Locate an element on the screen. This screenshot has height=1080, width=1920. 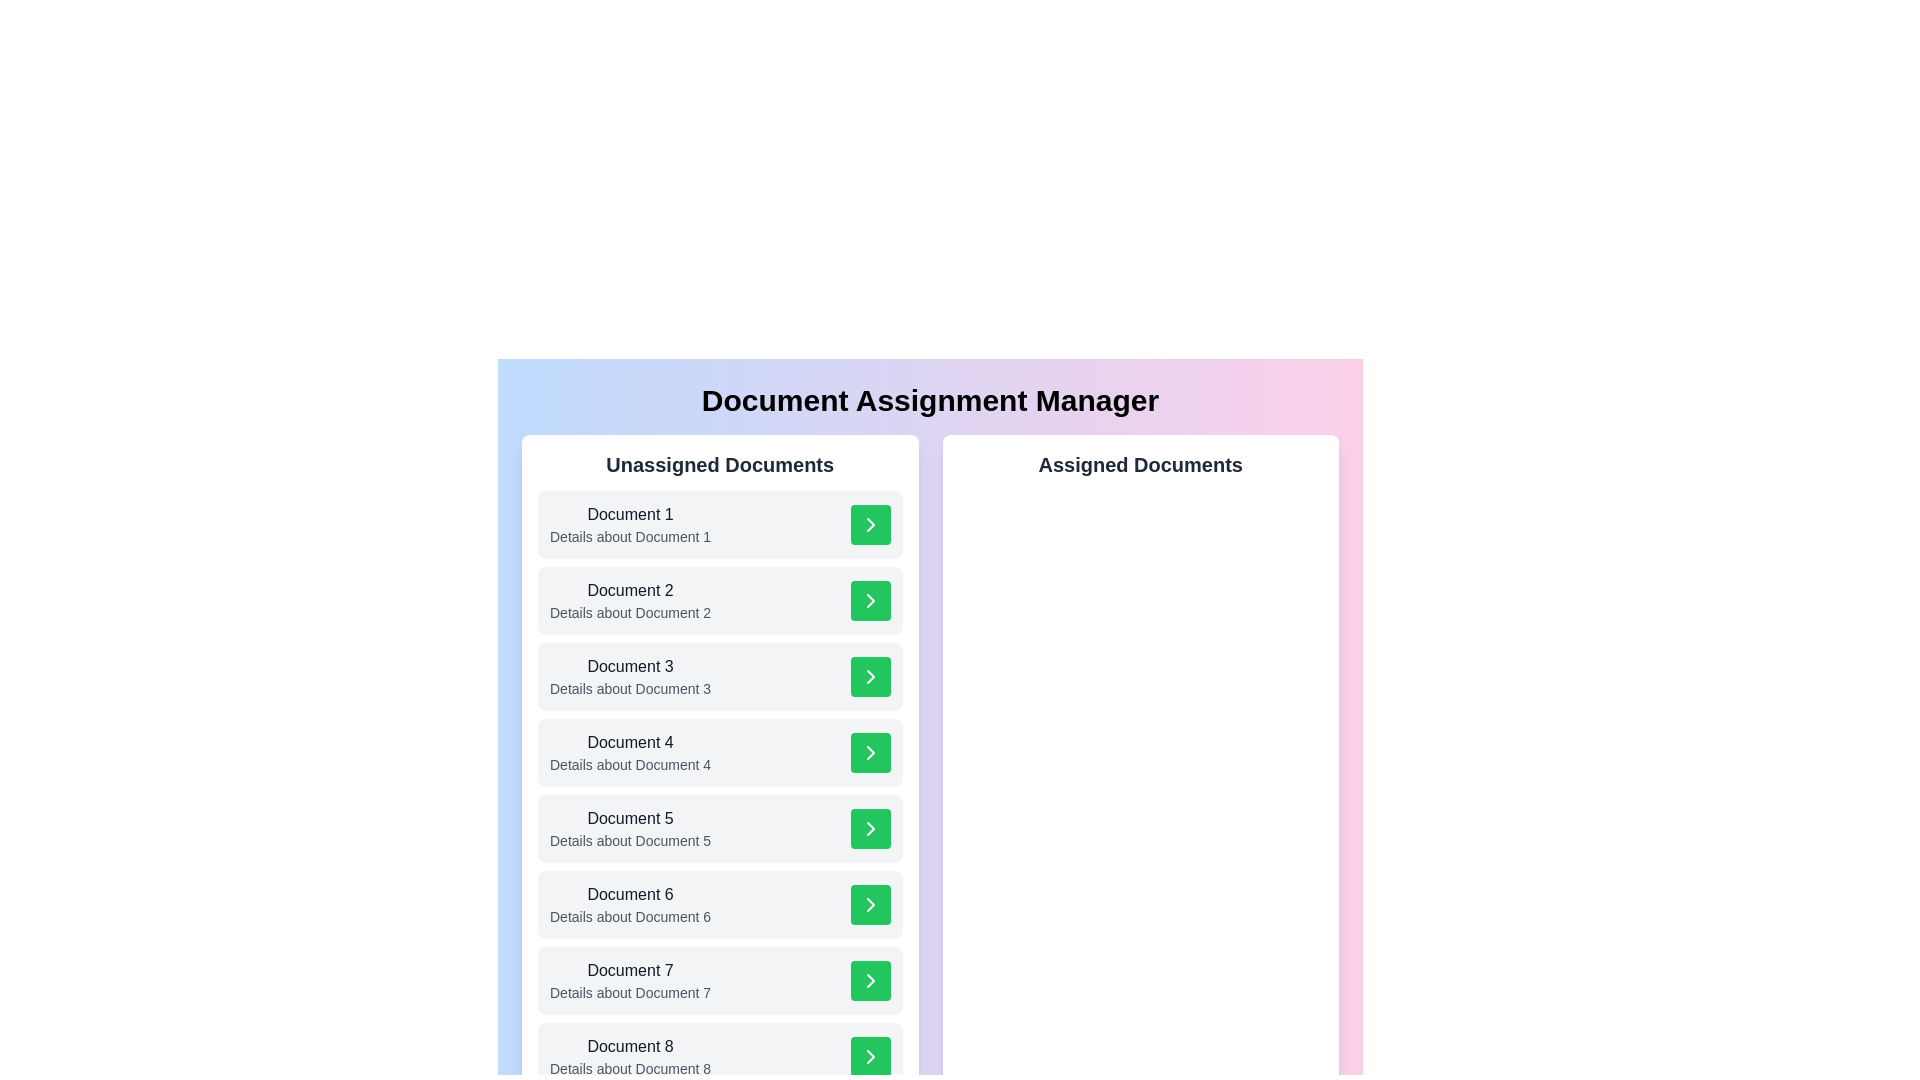
the green rectangular button with rounded corners that has a white chevron pointing to the right, located in the rightmost section corresponding to 'Document 7' is located at coordinates (870, 979).